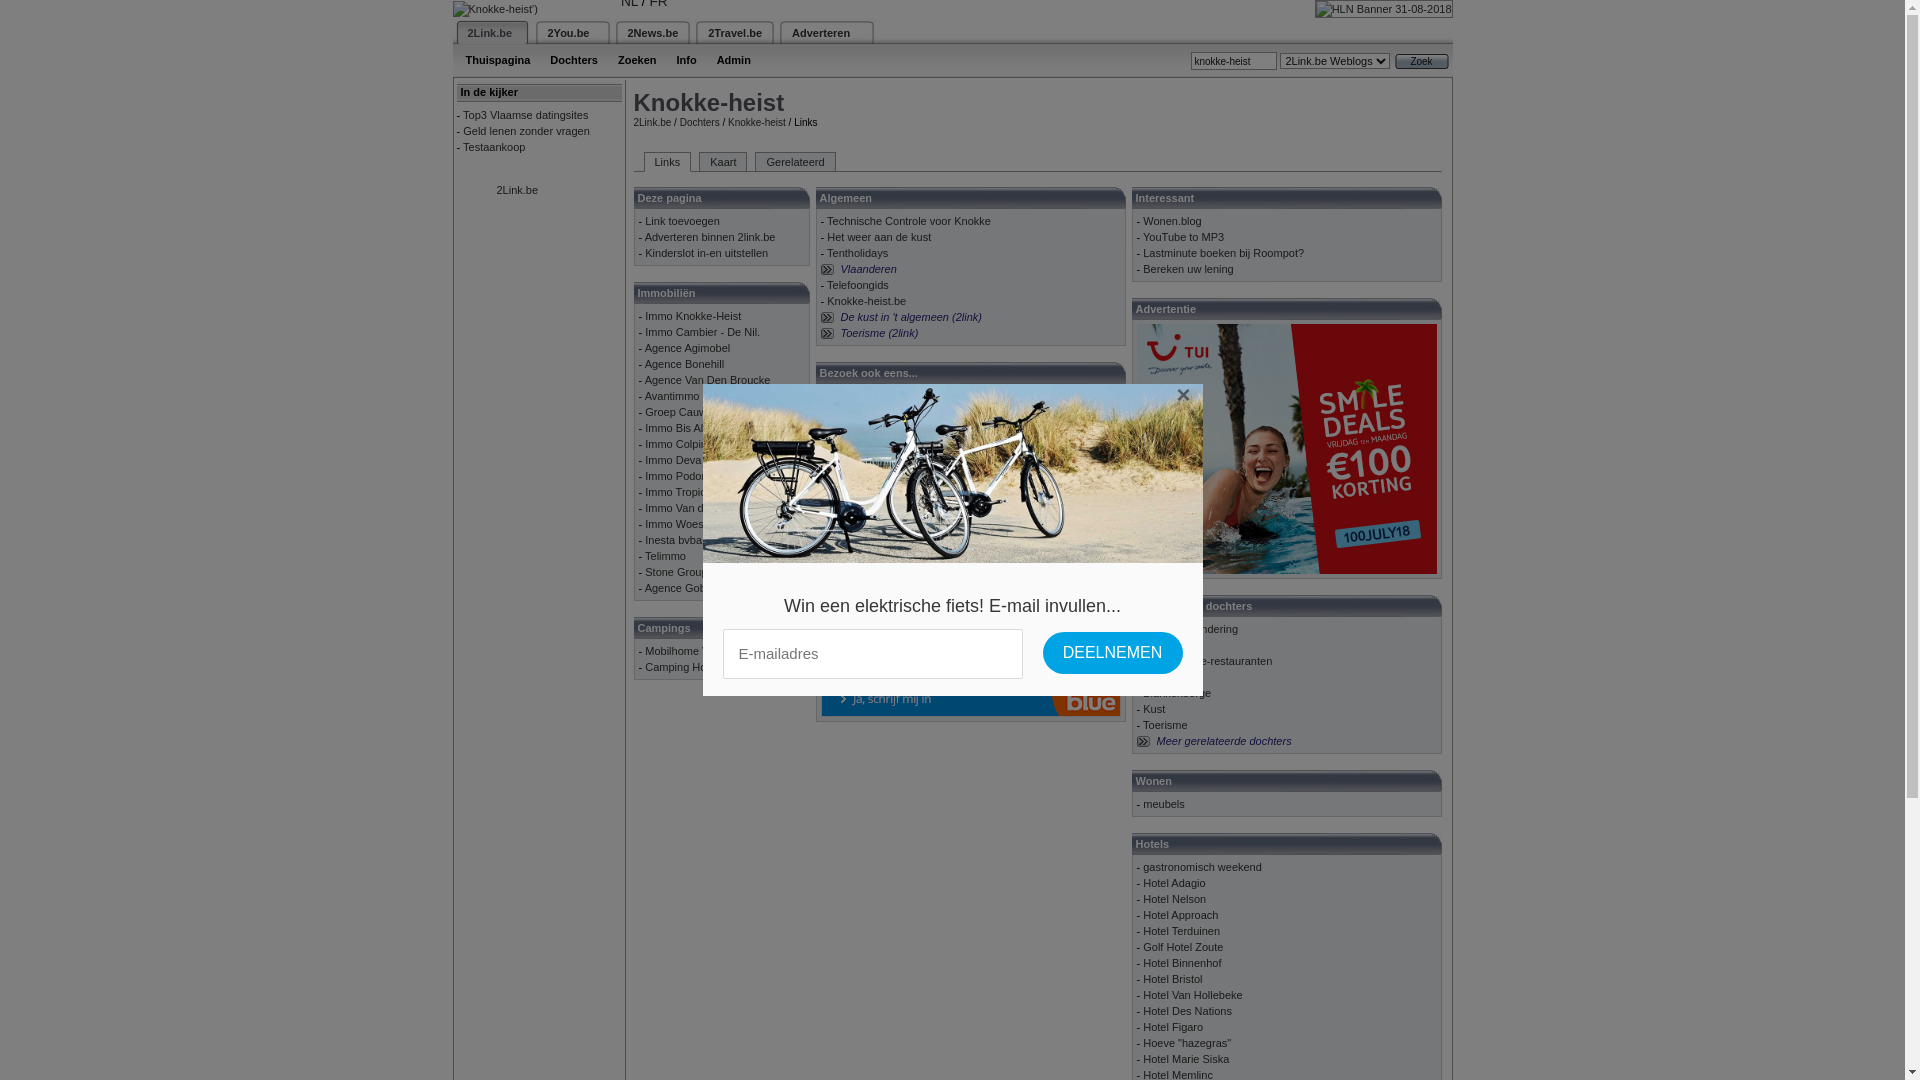 This screenshot has height=1080, width=1920. Describe the element at coordinates (1187, 1010) in the screenshot. I see `'Hotel Des Nations'` at that location.